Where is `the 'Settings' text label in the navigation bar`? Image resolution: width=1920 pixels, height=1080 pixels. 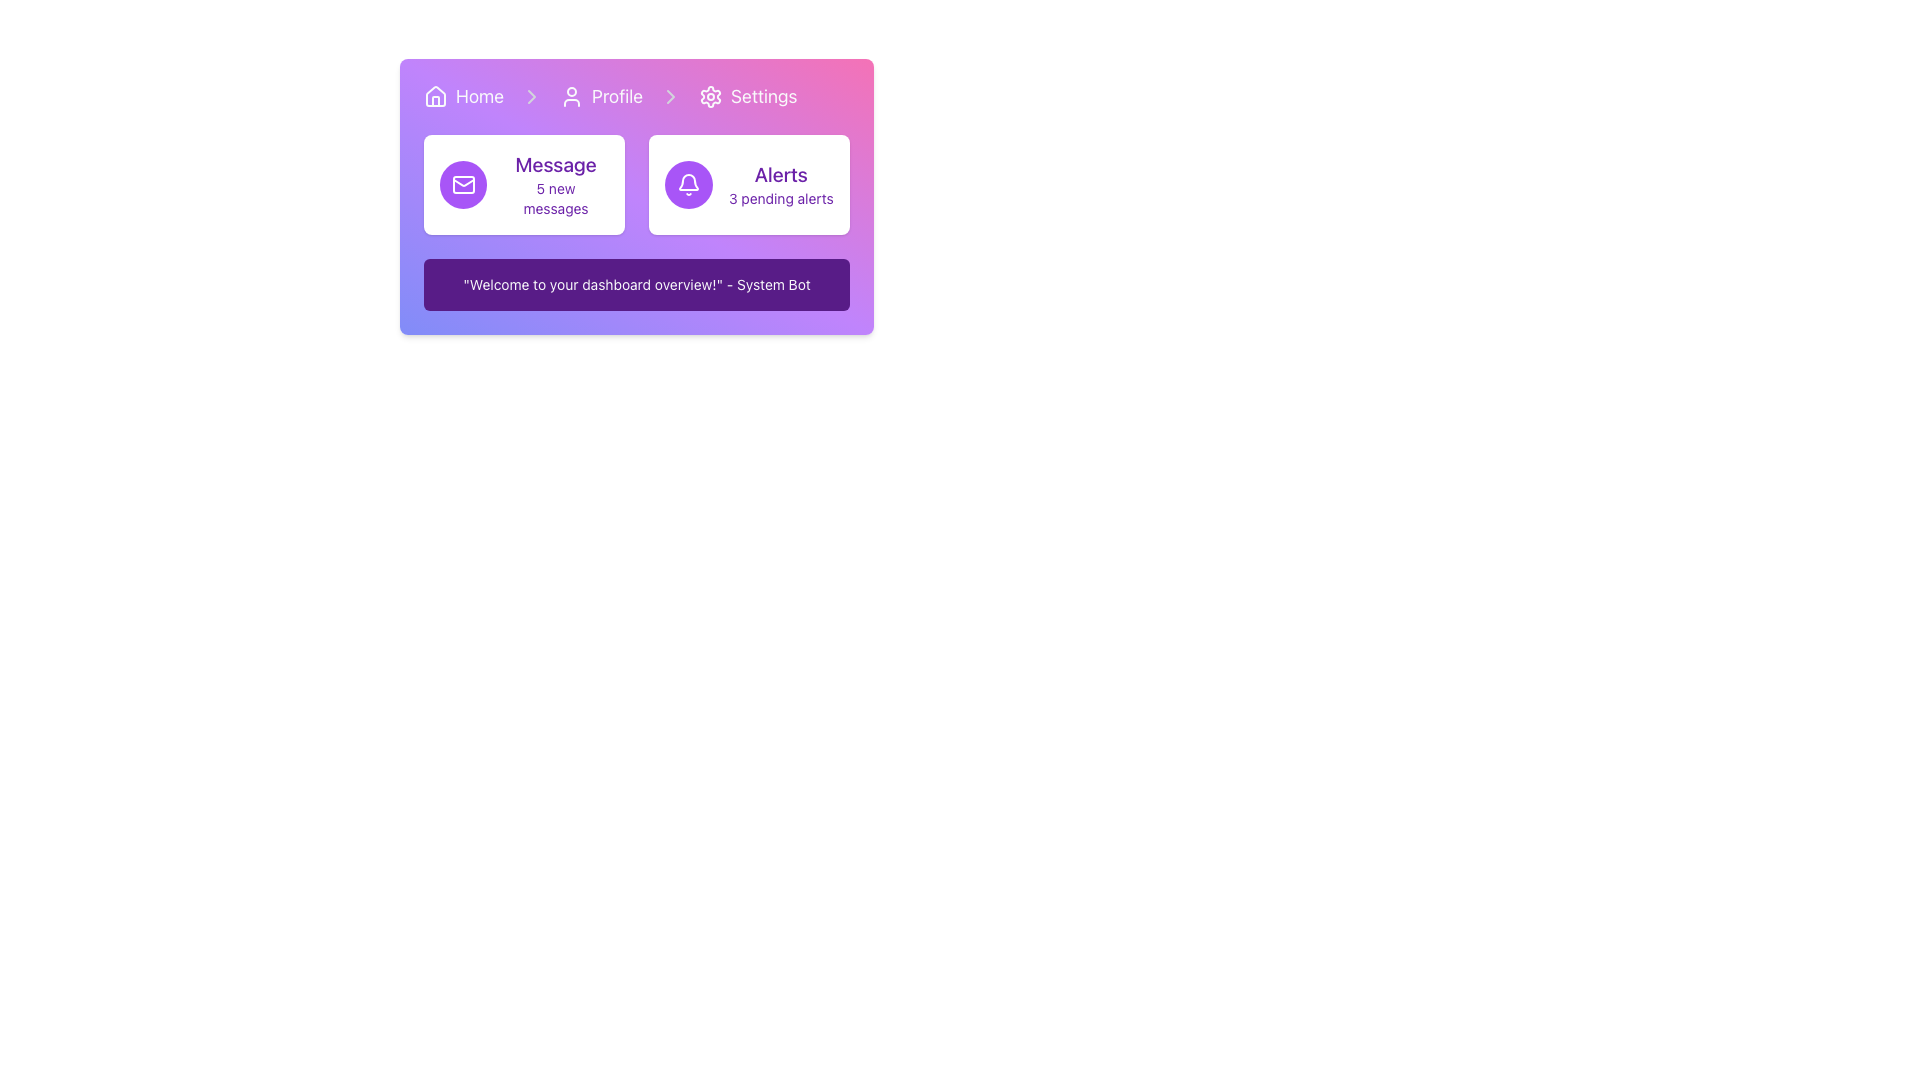 the 'Settings' text label in the navigation bar is located at coordinates (763, 96).